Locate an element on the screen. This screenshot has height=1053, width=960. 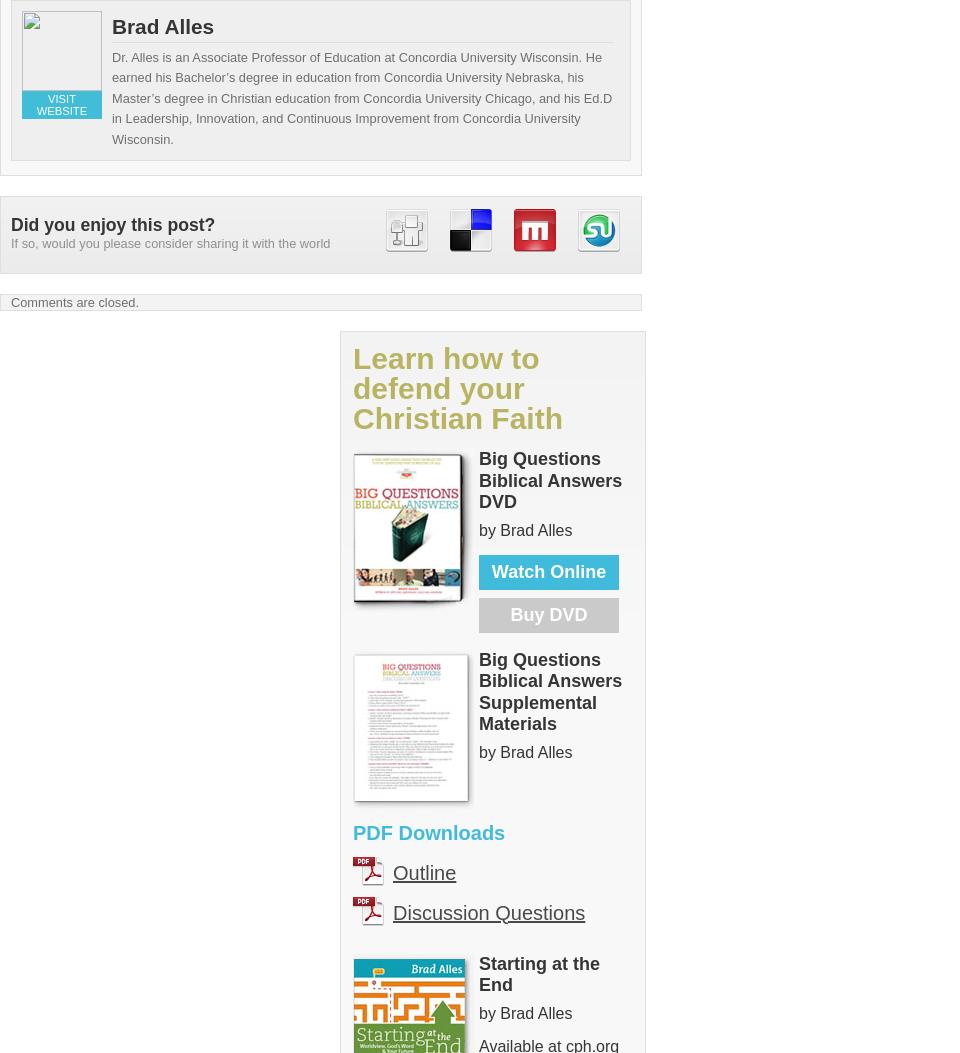
'Brad Alles' is located at coordinates (162, 25).